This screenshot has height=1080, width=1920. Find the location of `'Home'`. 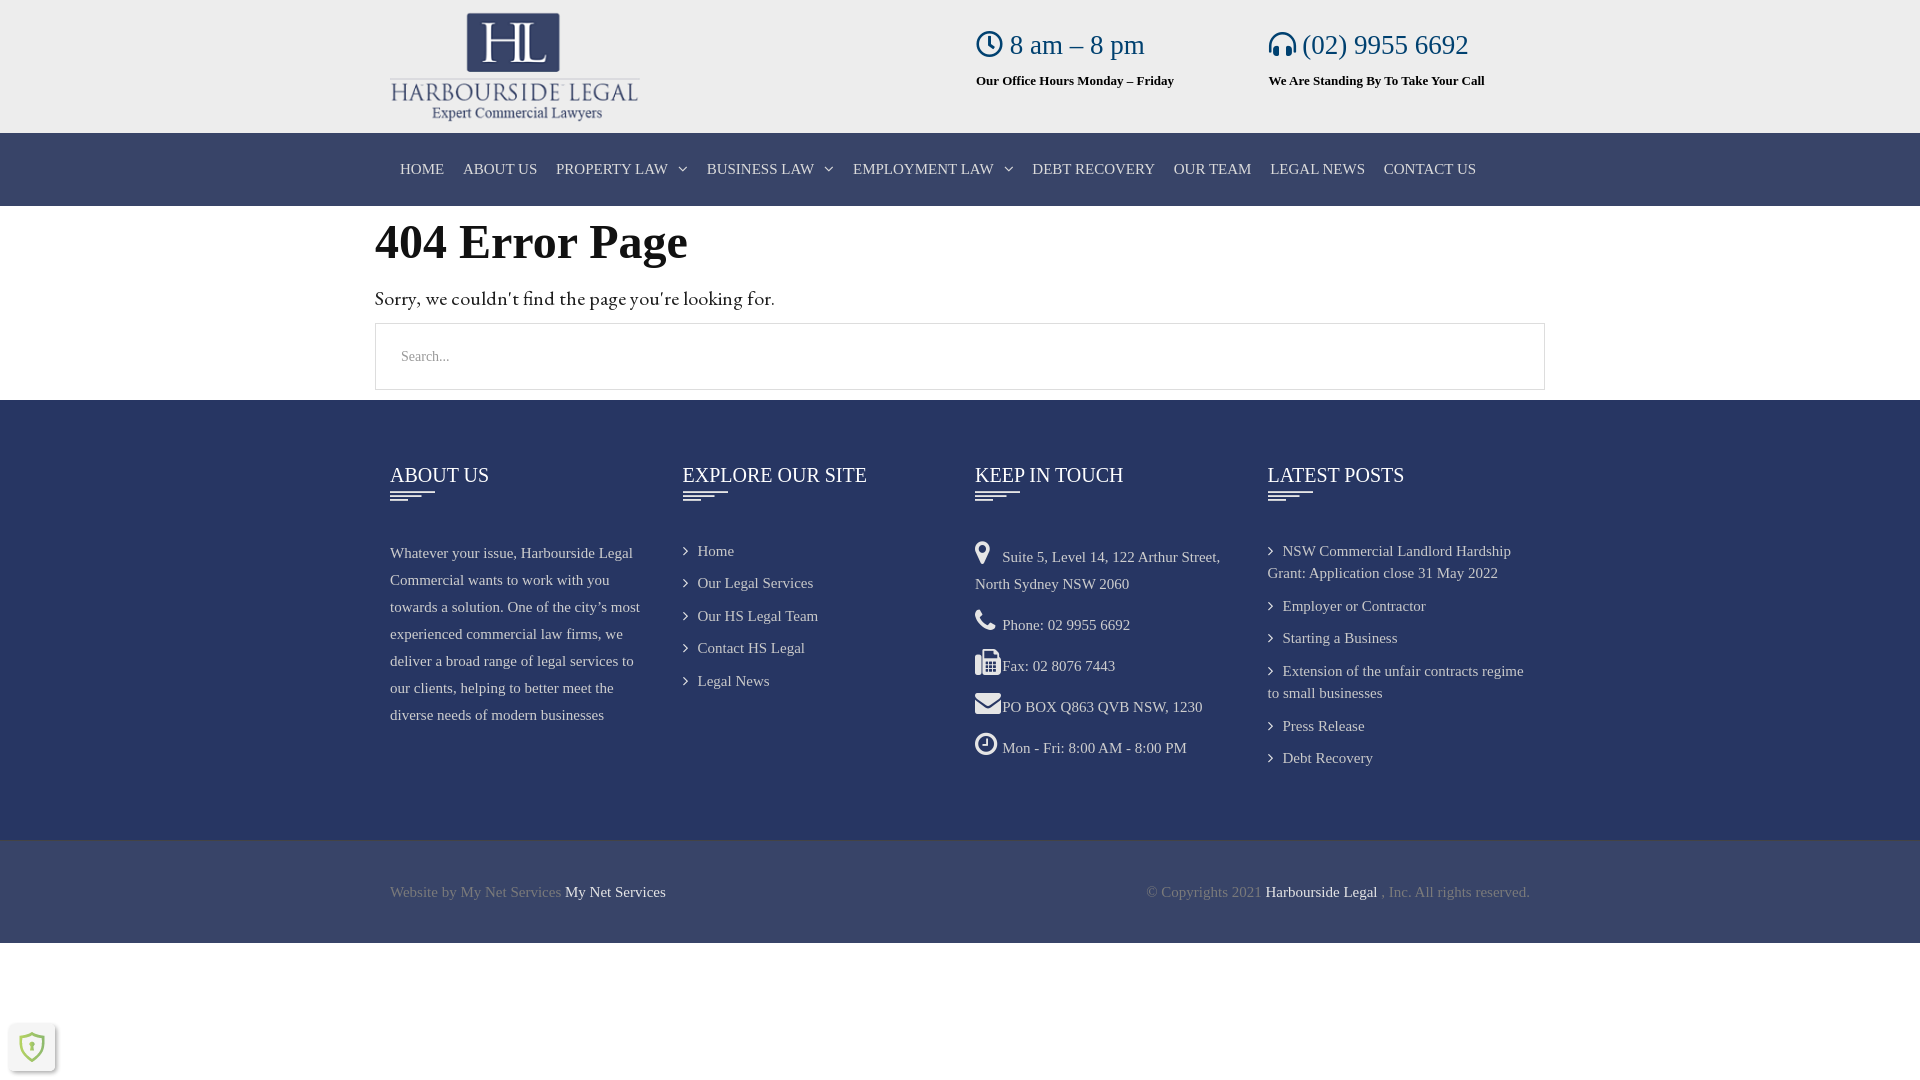

'Home' is located at coordinates (708, 550).